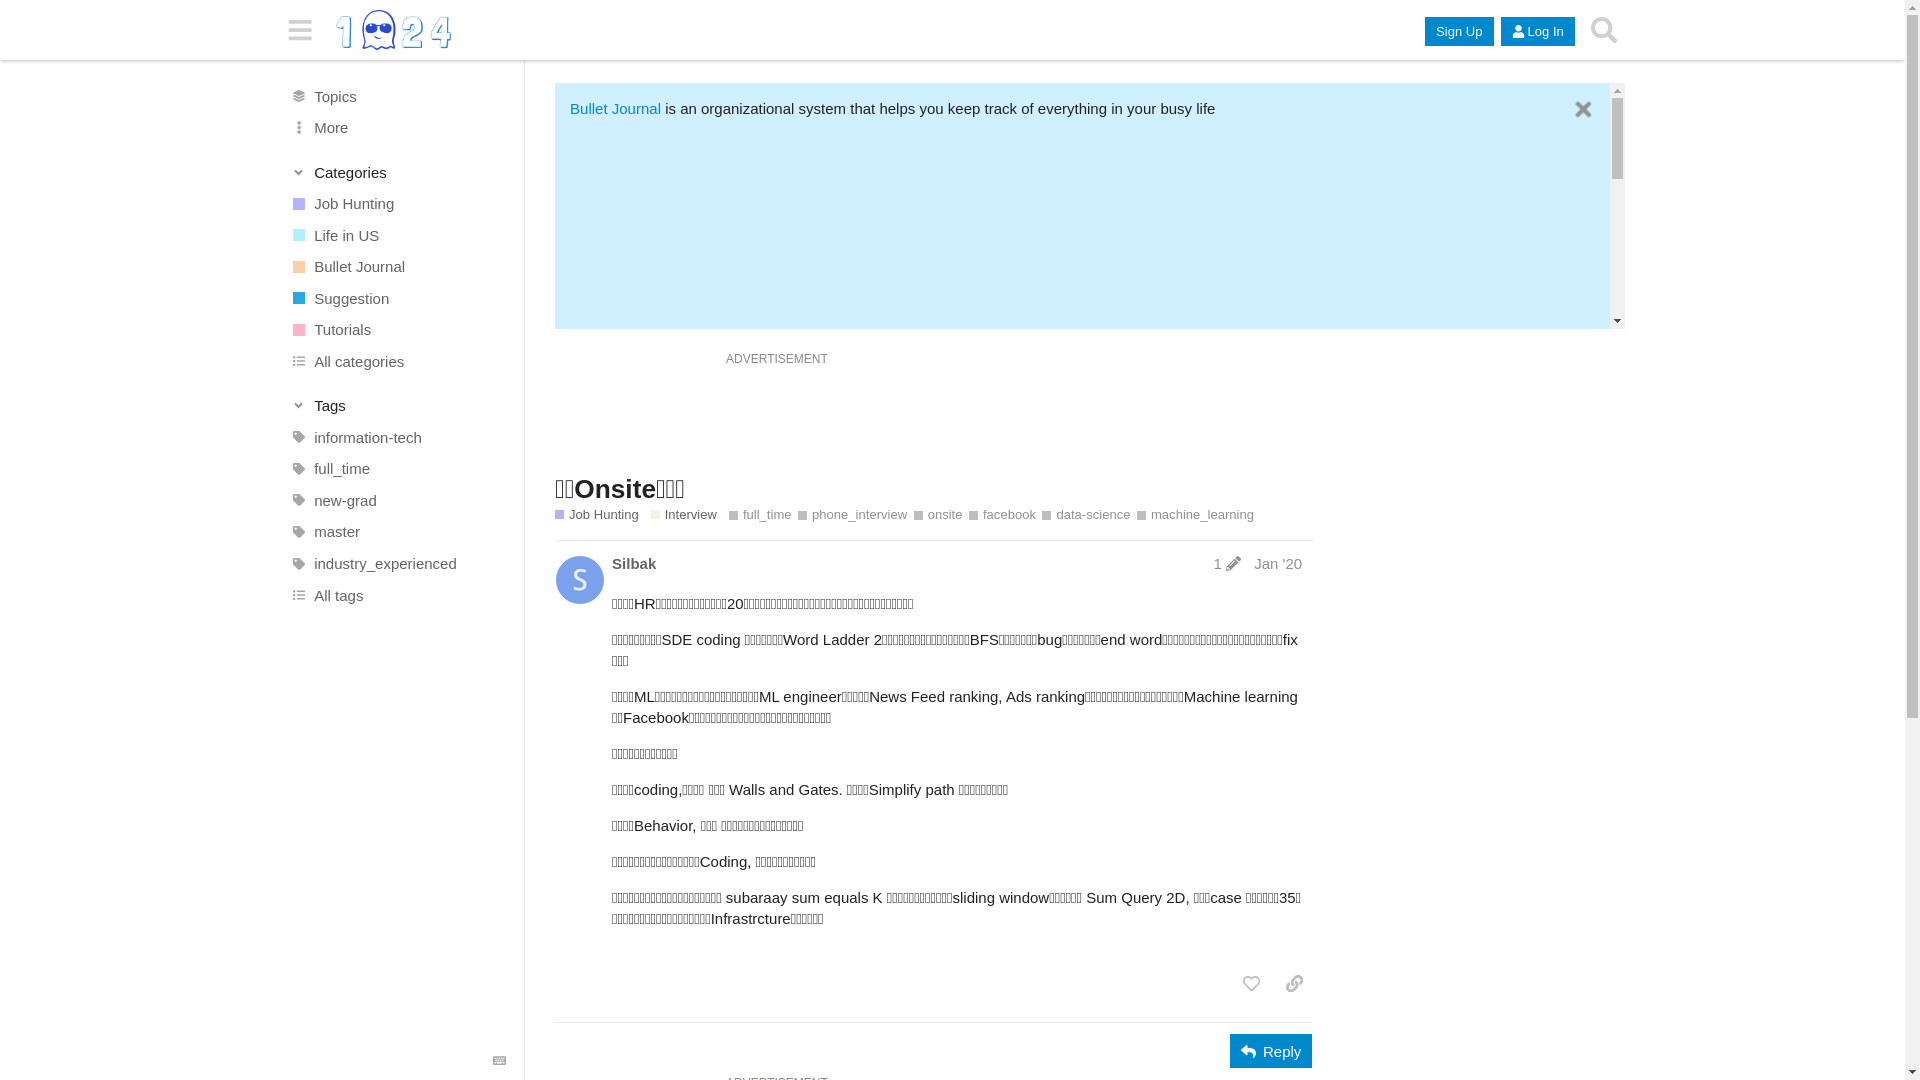  What do you see at coordinates (397, 127) in the screenshot?
I see `'More'` at bounding box center [397, 127].